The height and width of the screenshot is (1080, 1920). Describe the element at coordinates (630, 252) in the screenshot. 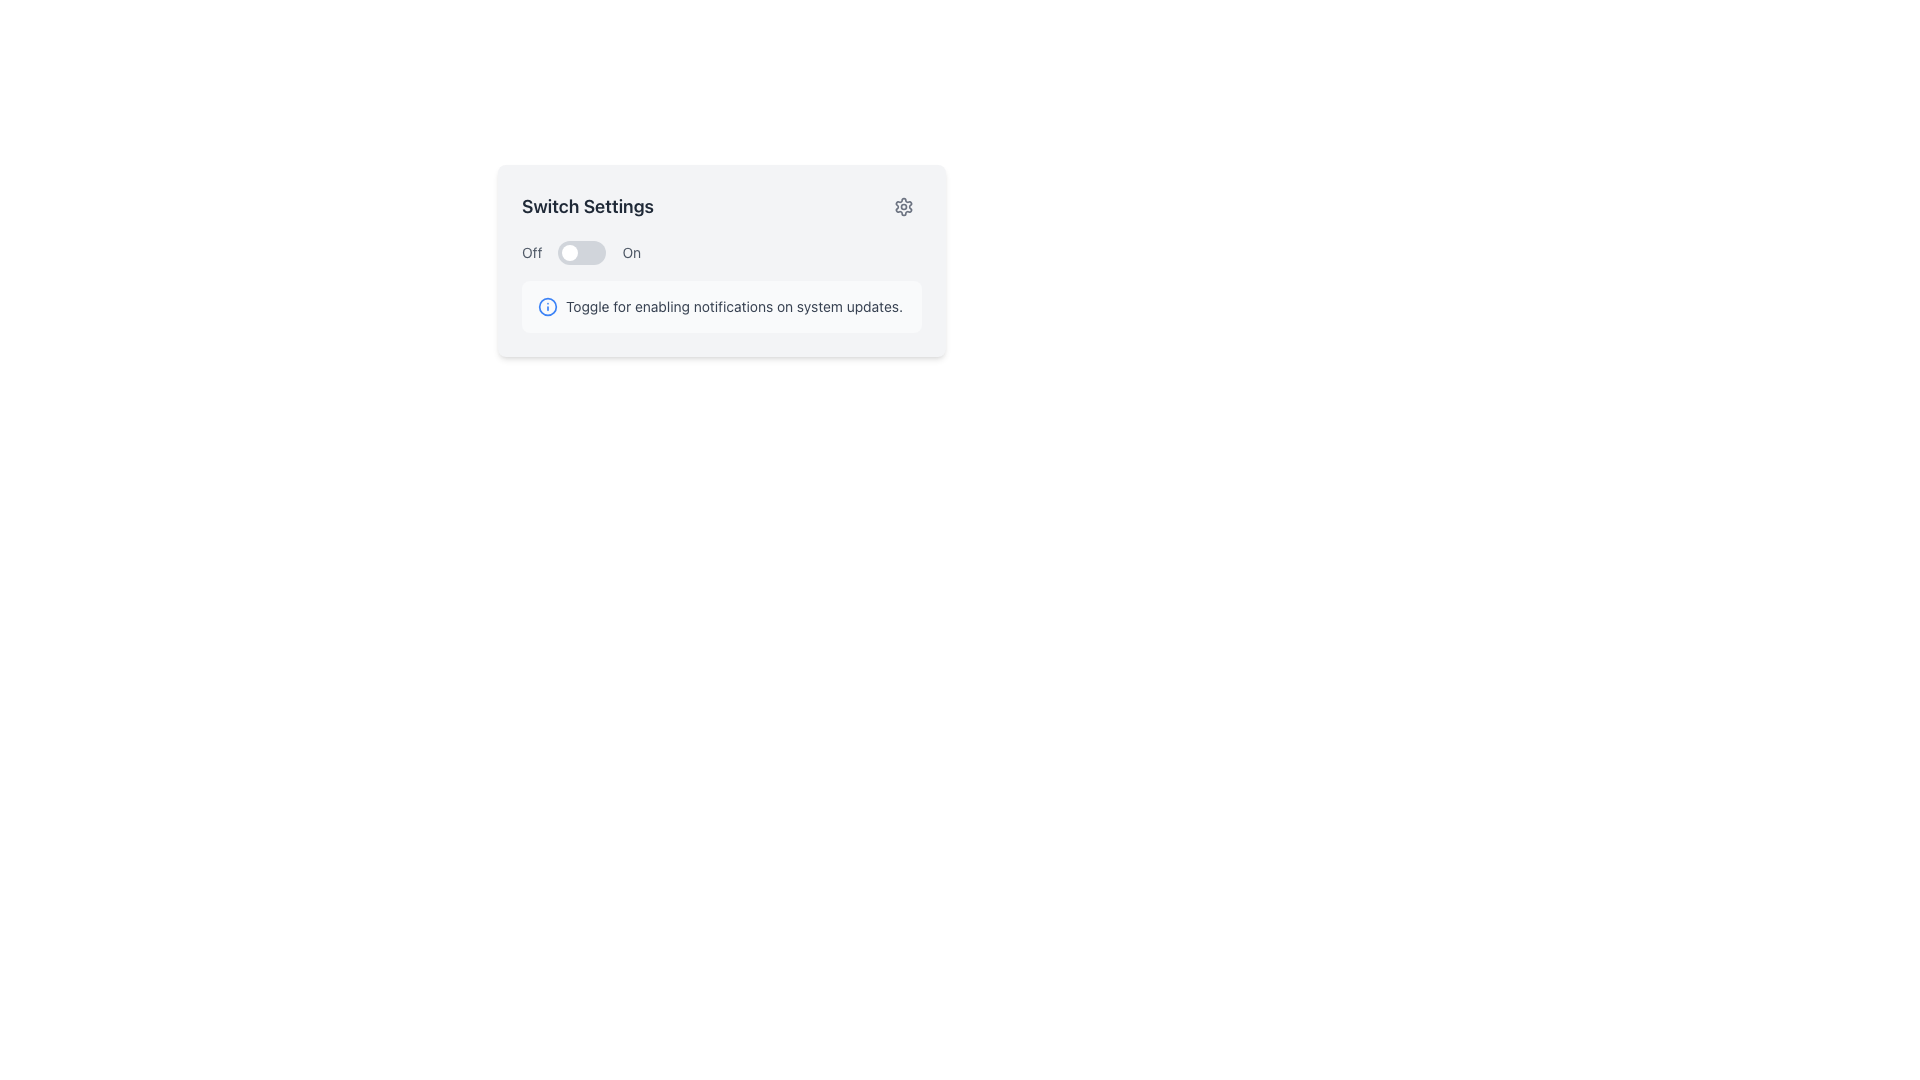

I see `the 'On' text label, which is a small, gray-colored font located at the end of a toggle switch in a settings section` at that location.